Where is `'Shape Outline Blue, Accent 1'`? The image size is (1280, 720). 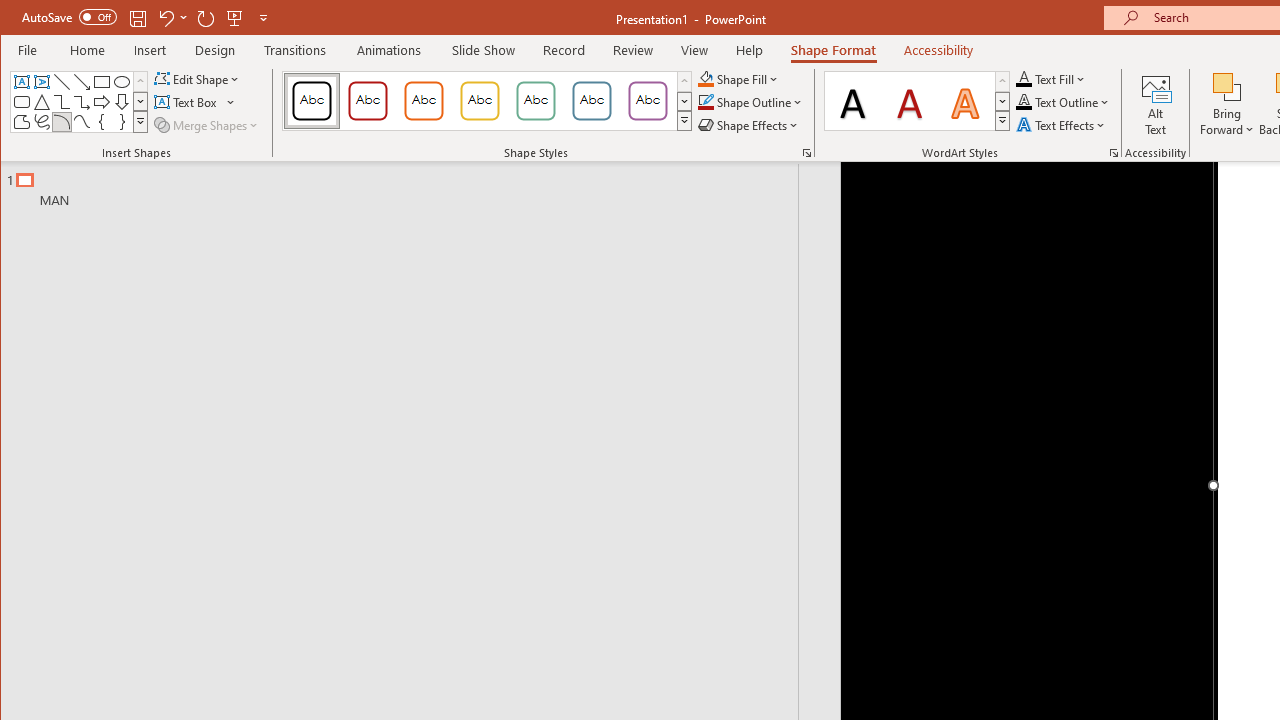 'Shape Outline Blue, Accent 1' is located at coordinates (705, 102).